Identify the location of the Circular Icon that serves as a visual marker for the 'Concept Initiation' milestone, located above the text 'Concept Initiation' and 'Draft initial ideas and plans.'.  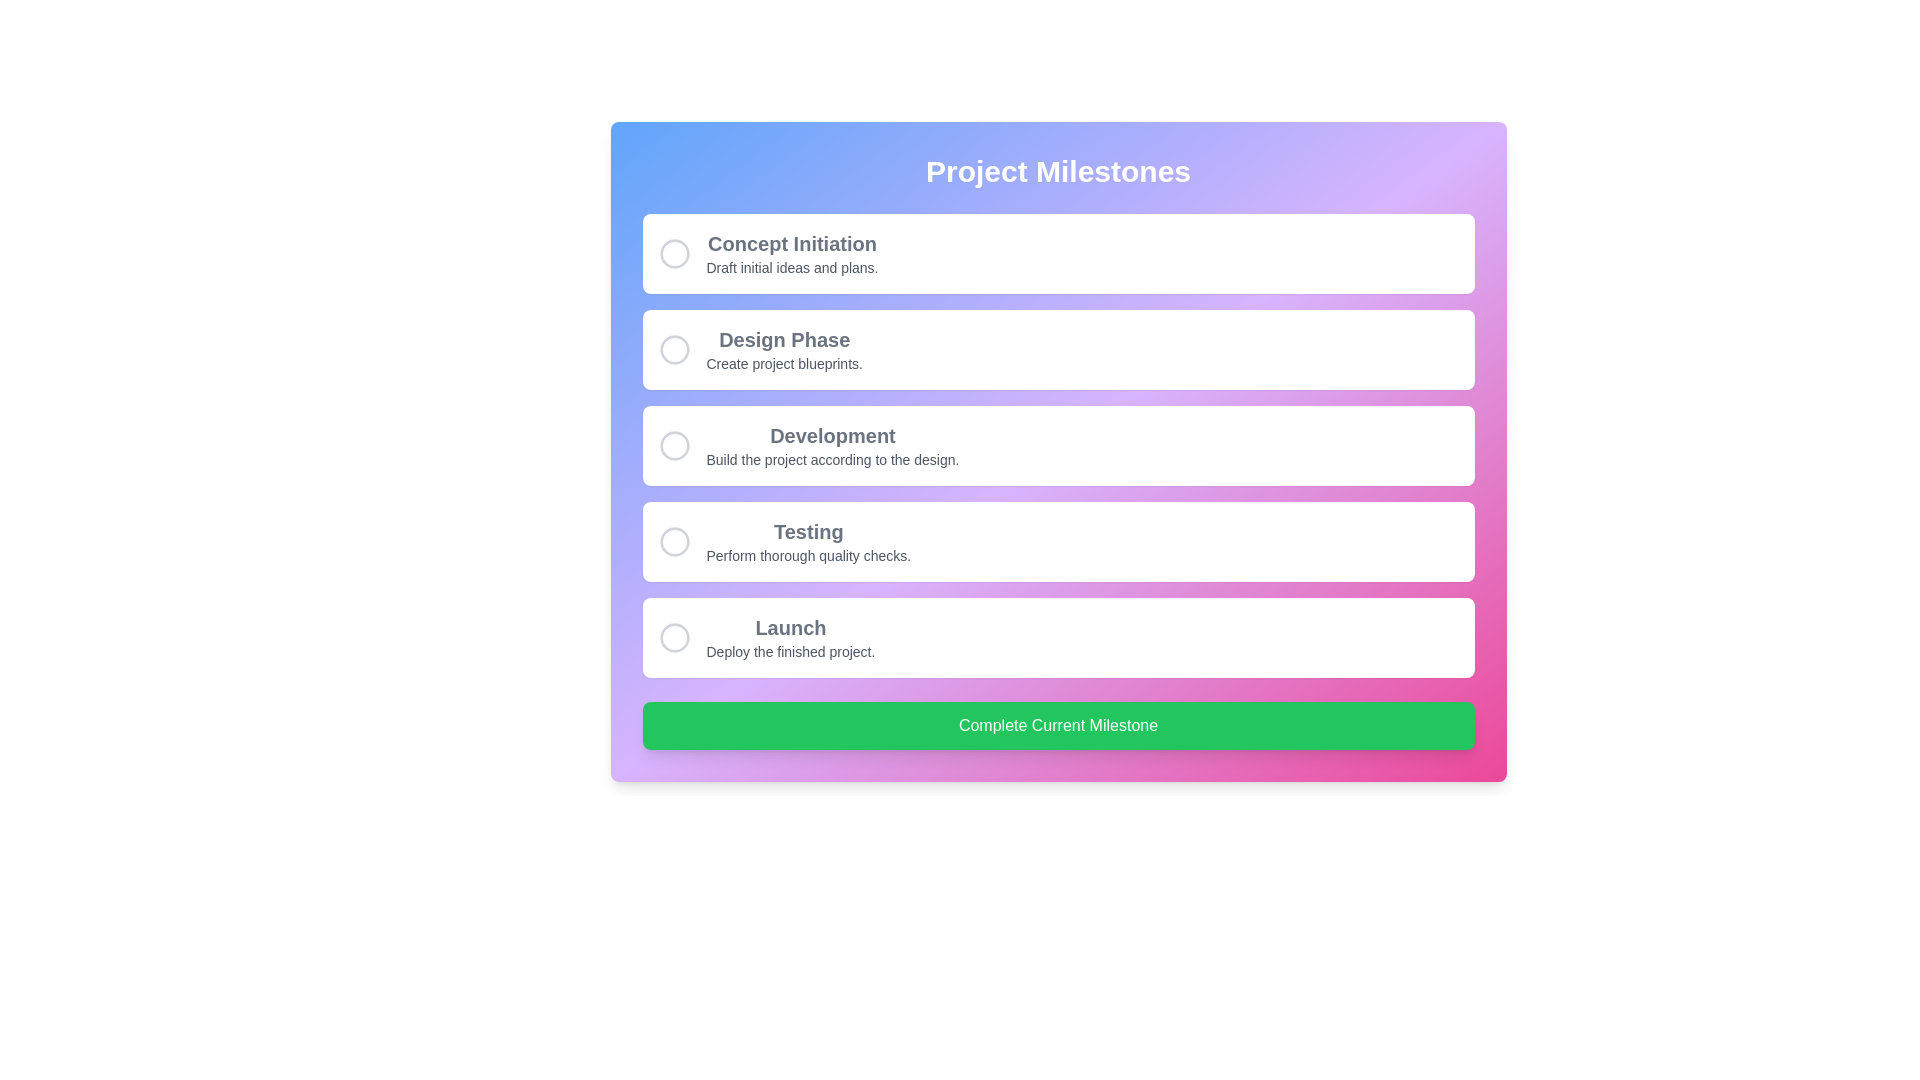
(674, 253).